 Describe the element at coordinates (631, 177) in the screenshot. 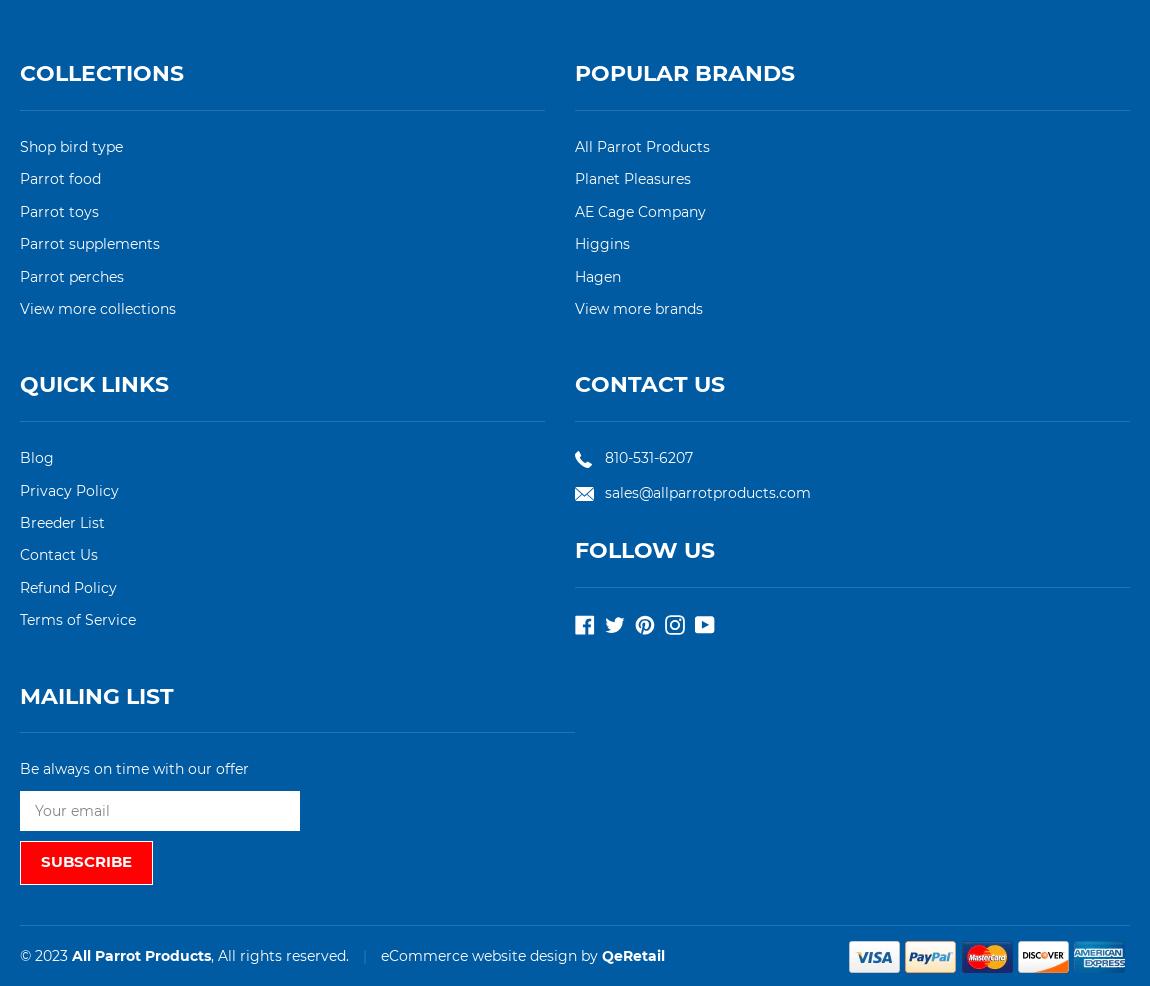

I see `'Planet Pleasures'` at that location.